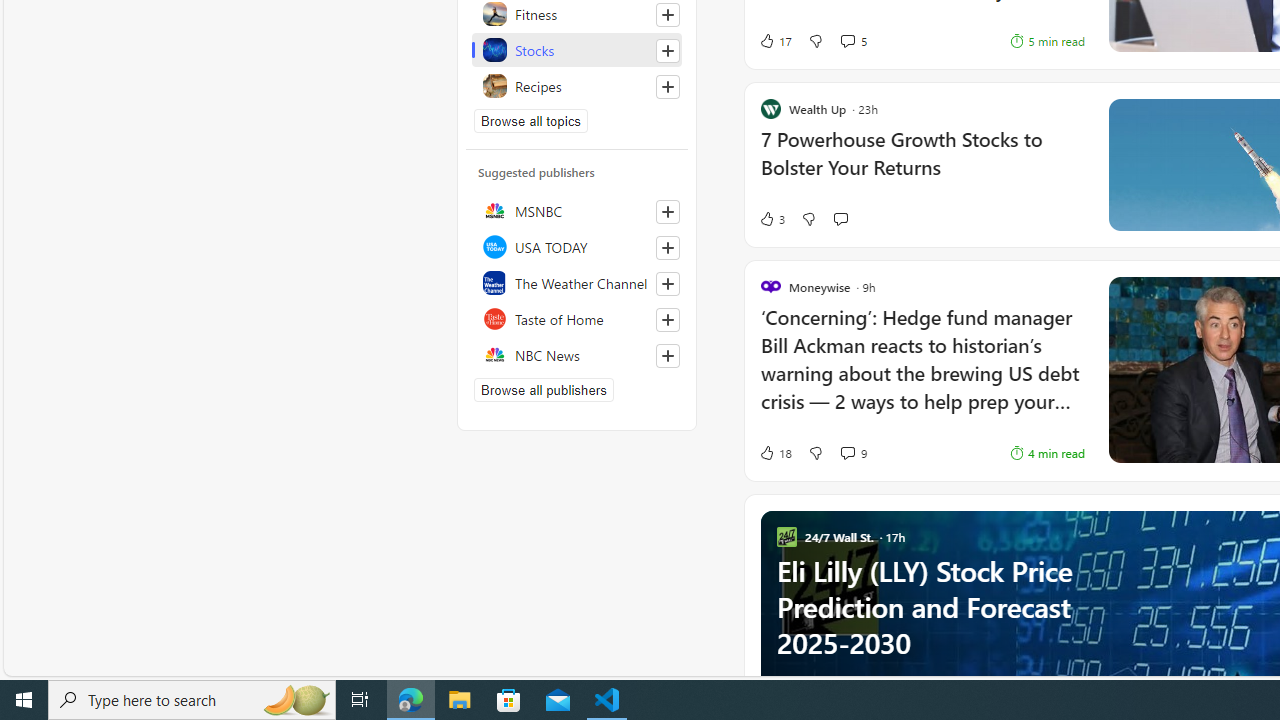 This screenshot has height=720, width=1280. Describe the element at coordinates (847, 452) in the screenshot. I see `'View comments 9 Comment'` at that location.